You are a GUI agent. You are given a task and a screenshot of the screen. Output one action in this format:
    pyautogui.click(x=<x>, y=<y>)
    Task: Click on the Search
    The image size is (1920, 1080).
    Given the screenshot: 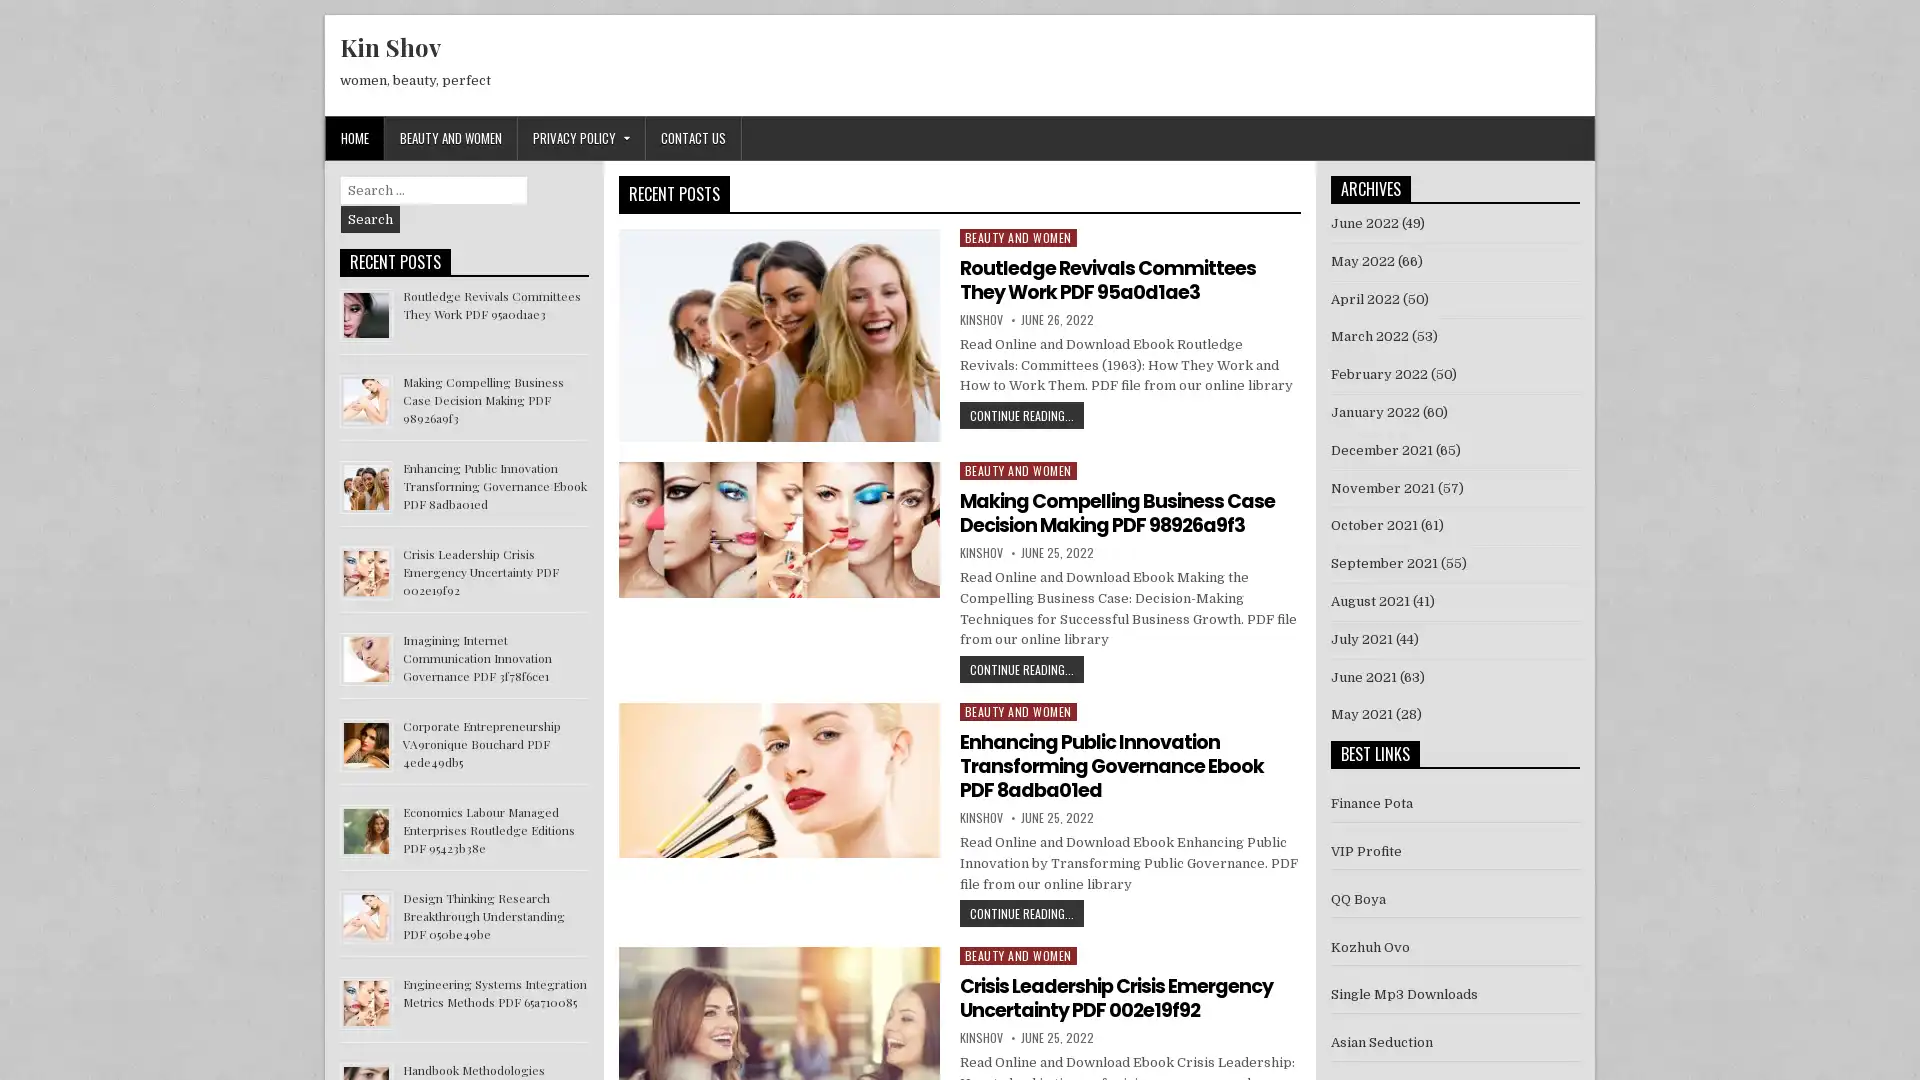 What is the action you would take?
    pyautogui.click(x=370, y=219)
    